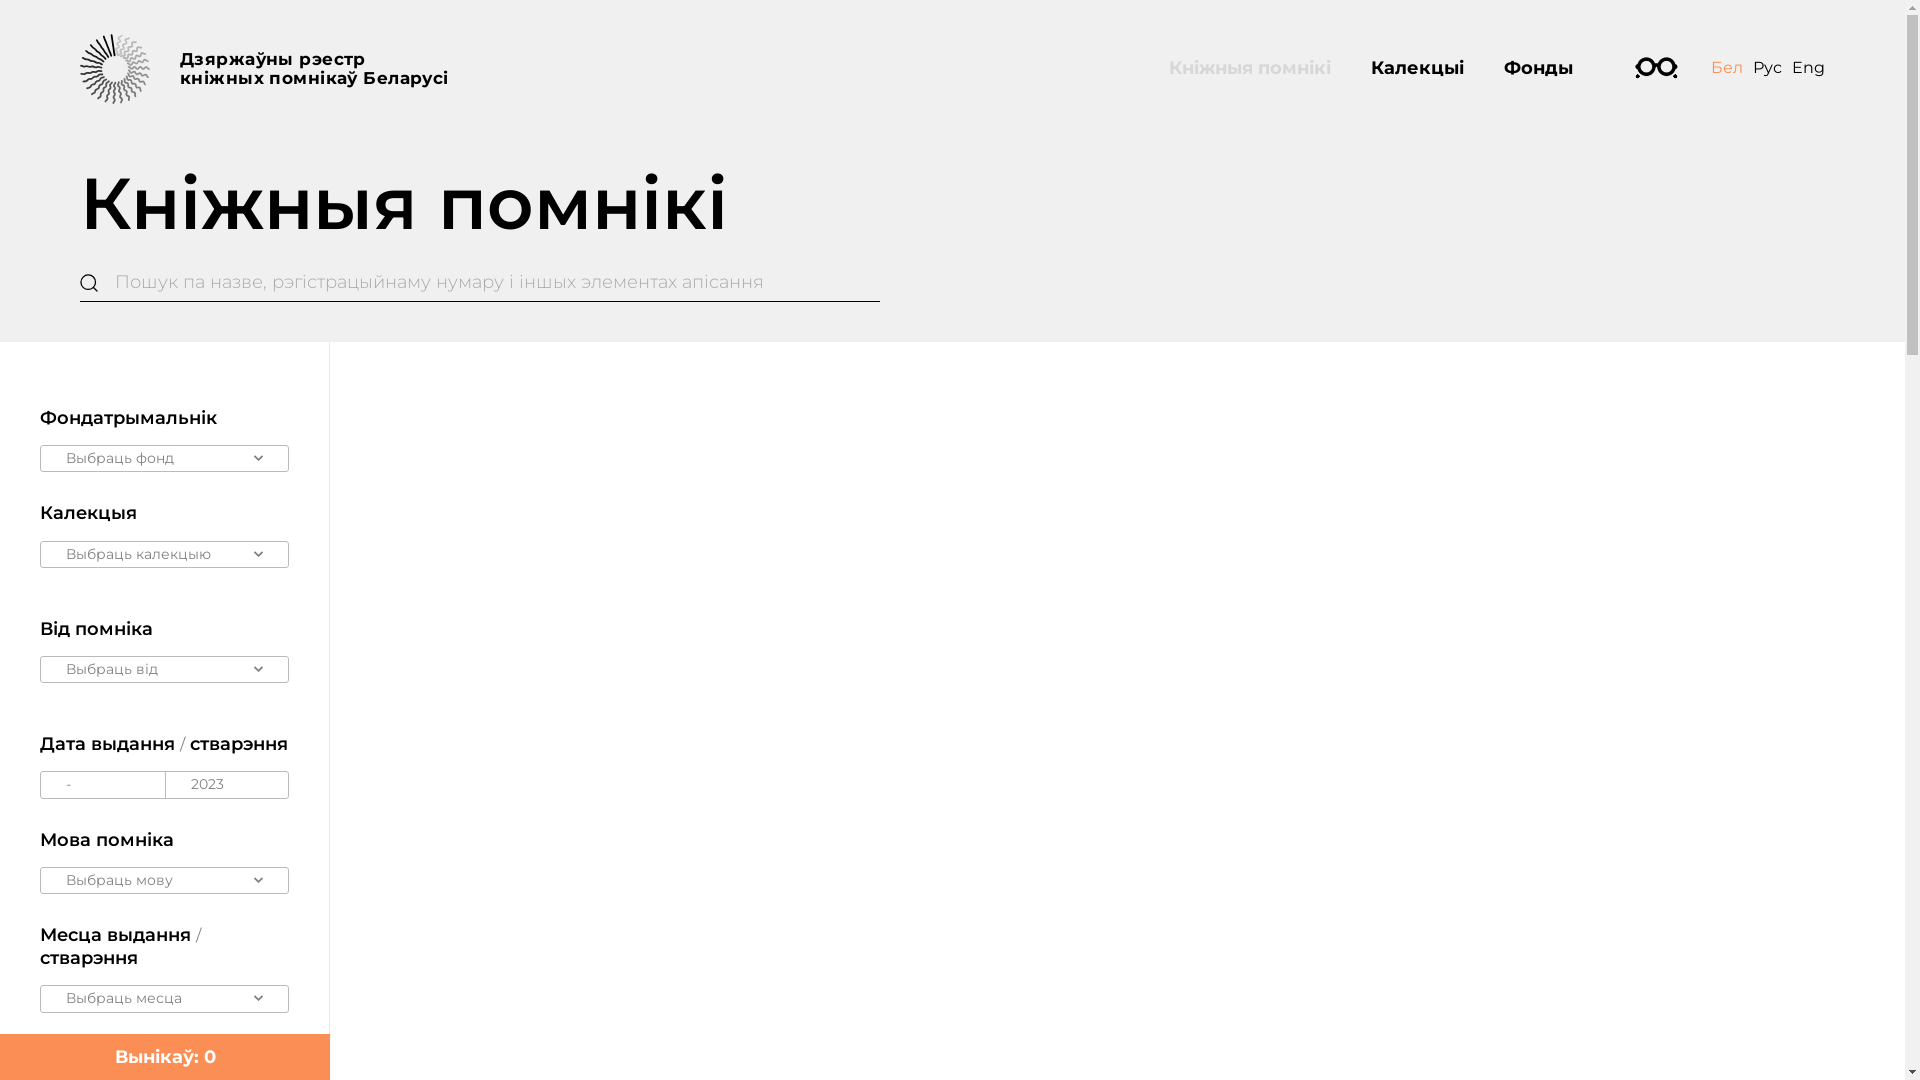 This screenshot has height=1080, width=1920. What do you see at coordinates (1808, 66) in the screenshot?
I see `'Eng'` at bounding box center [1808, 66].